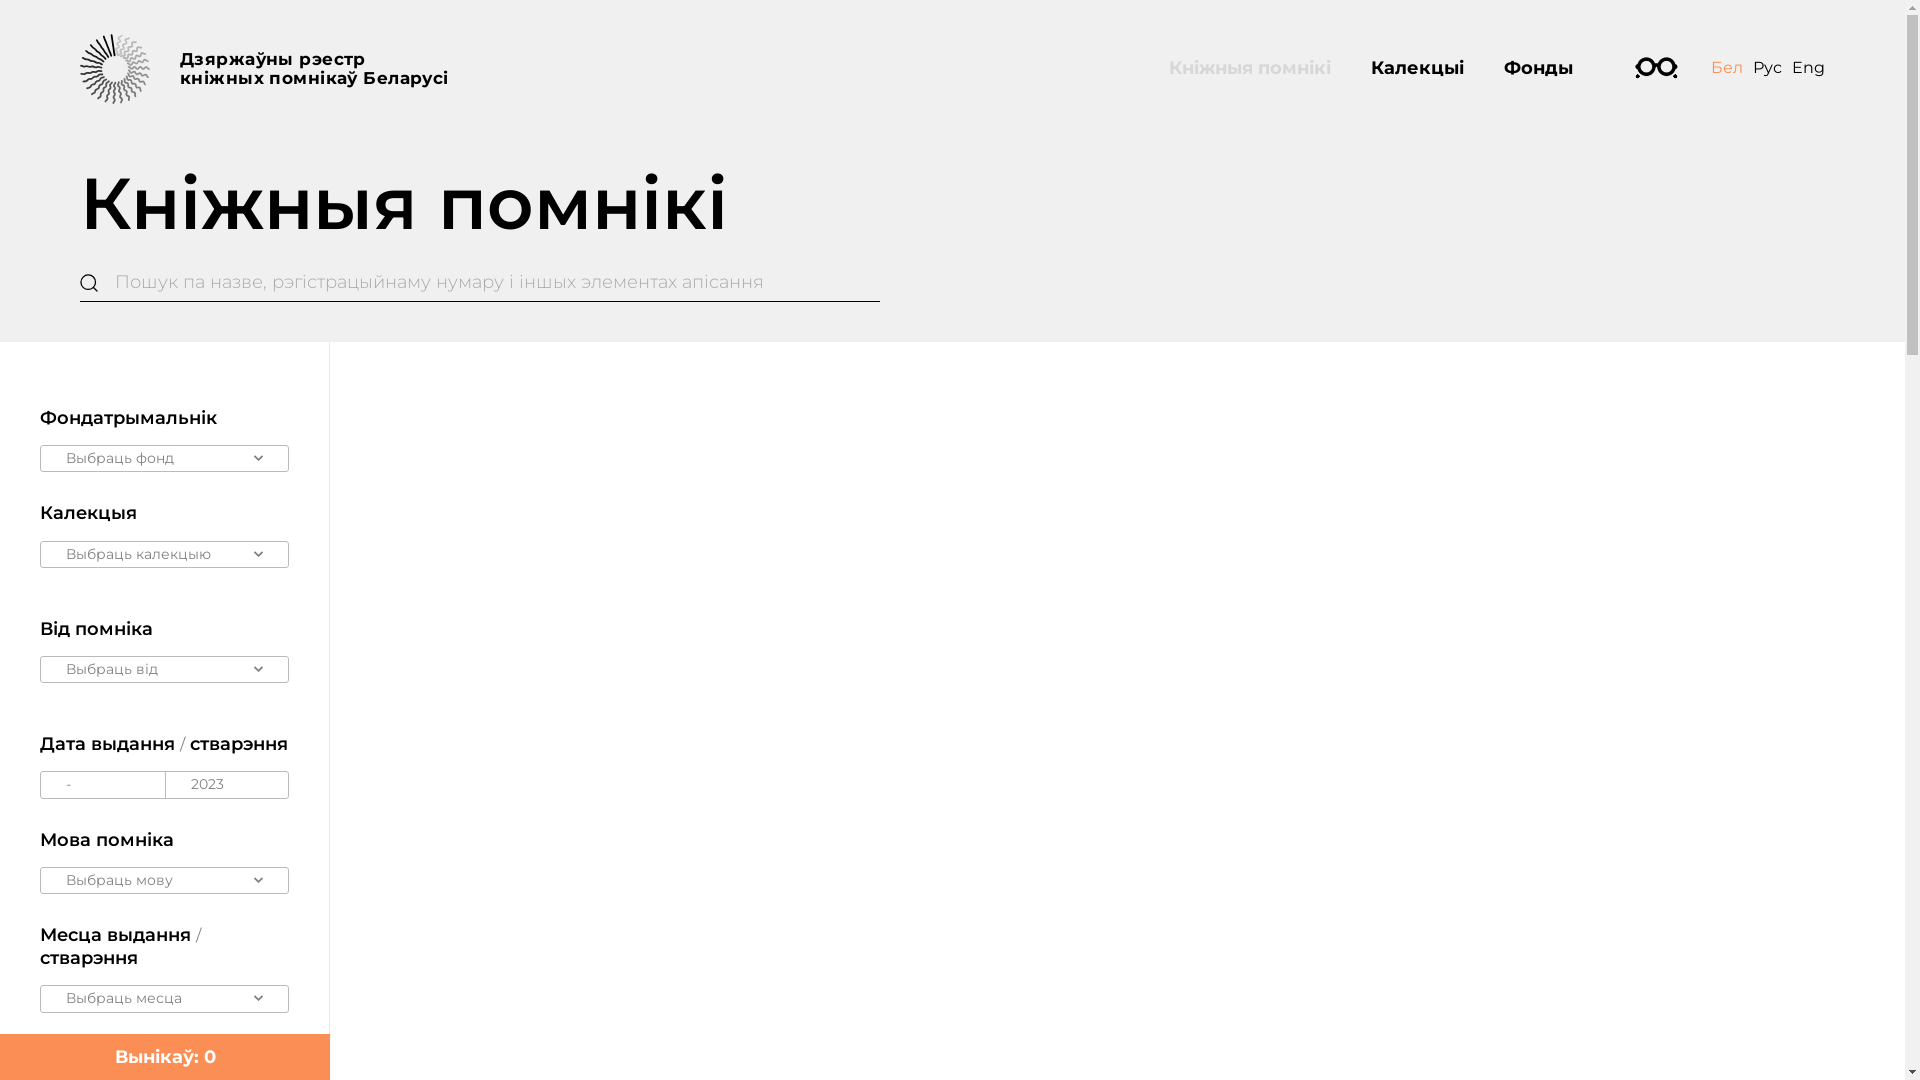 This screenshot has height=1080, width=1920. What do you see at coordinates (1808, 66) in the screenshot?
I see `'Eng'` at bounding box center [1808, 66].